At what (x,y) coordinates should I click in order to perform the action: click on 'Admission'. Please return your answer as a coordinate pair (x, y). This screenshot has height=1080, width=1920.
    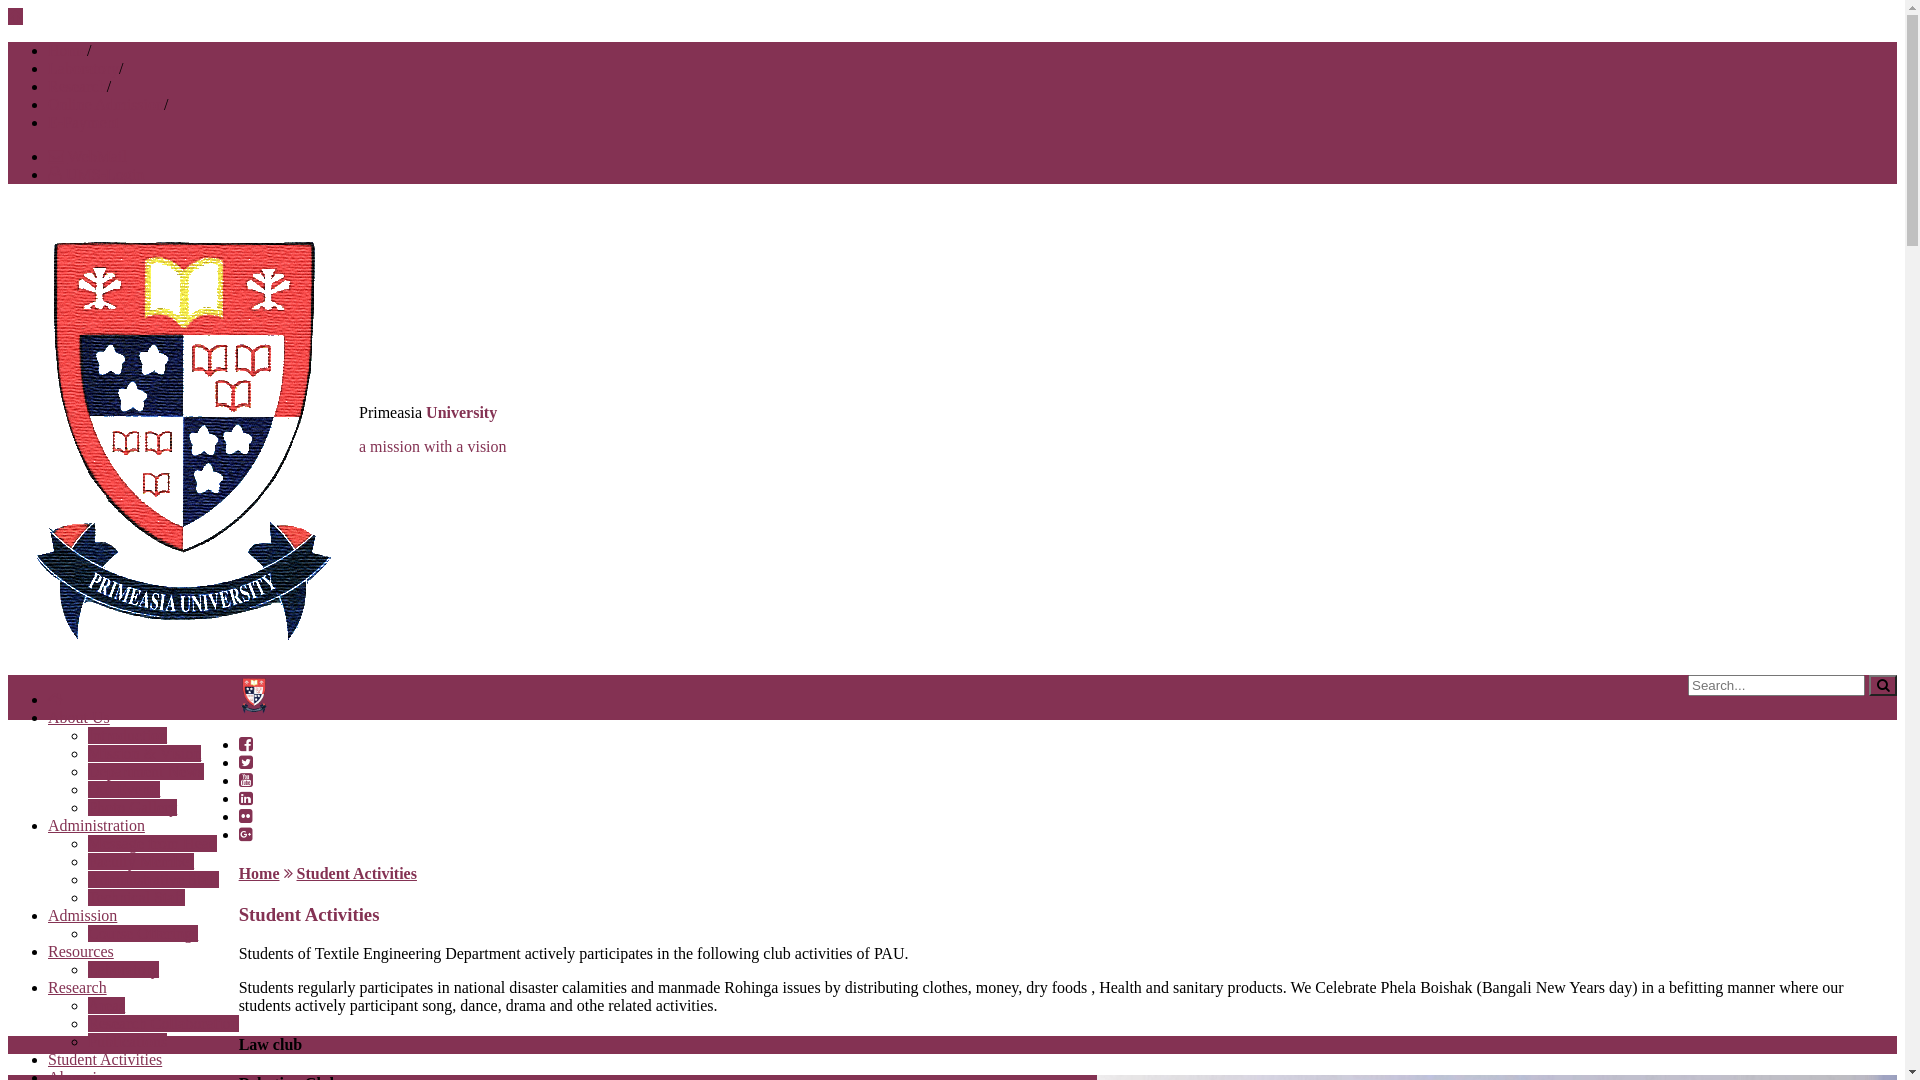
    Looking at the image, I should click on (81, 915).